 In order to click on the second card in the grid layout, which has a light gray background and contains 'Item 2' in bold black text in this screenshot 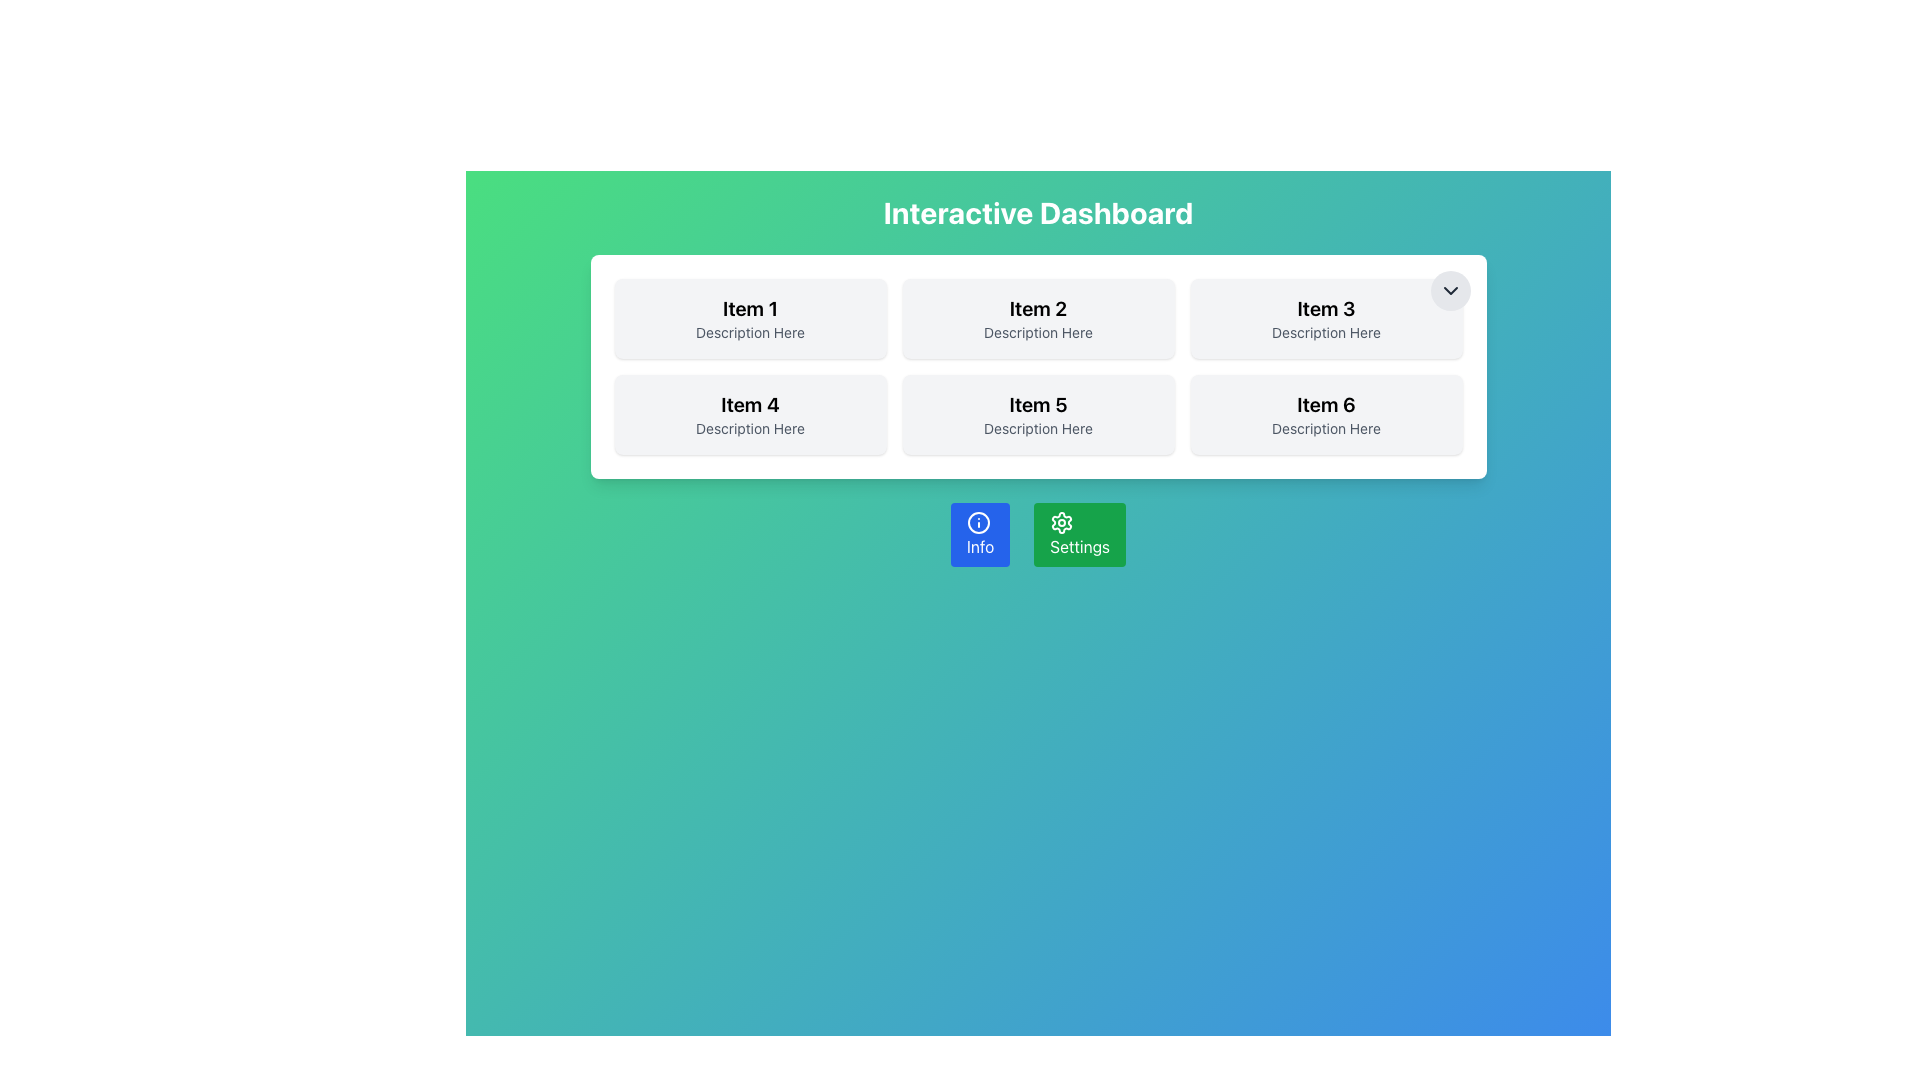, I will do `click(1038, 318)`.